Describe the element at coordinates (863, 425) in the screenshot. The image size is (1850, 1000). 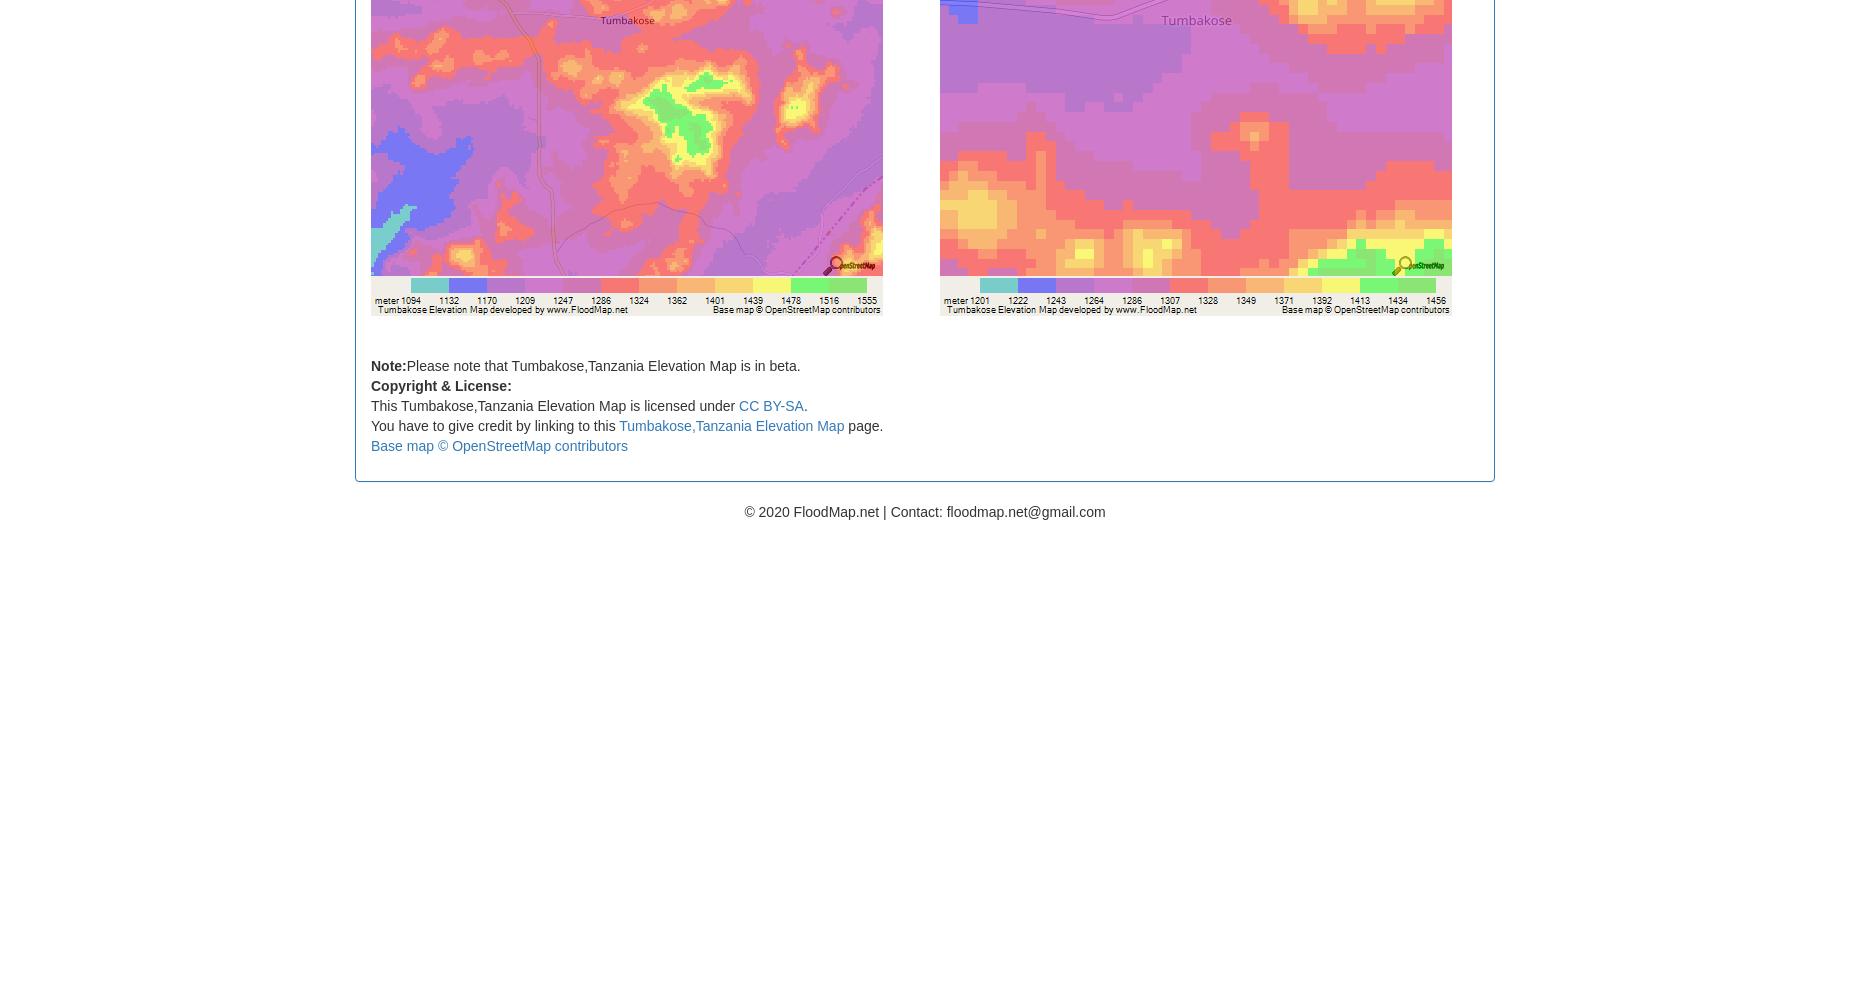
I see `'page.'` at that location.